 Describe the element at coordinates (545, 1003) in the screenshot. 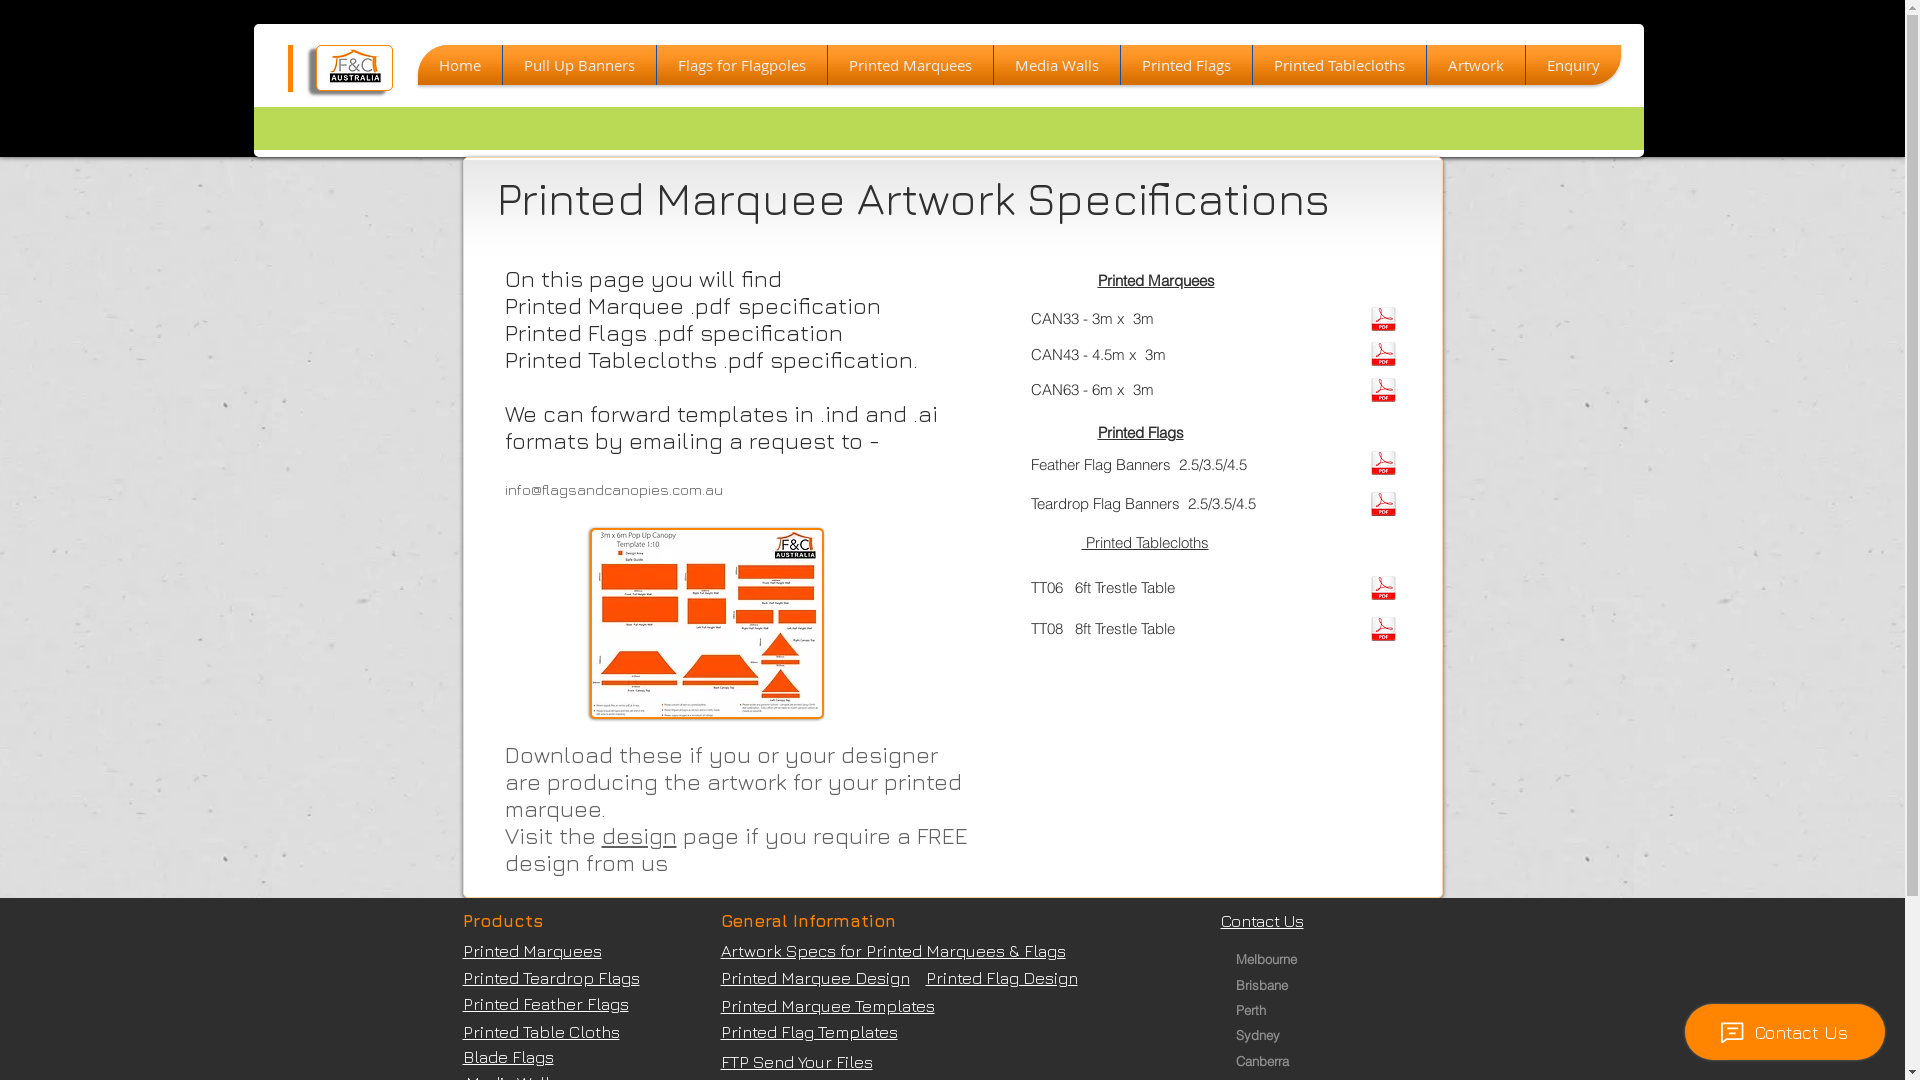

I see `'Printed Feather Flags'` at that location.